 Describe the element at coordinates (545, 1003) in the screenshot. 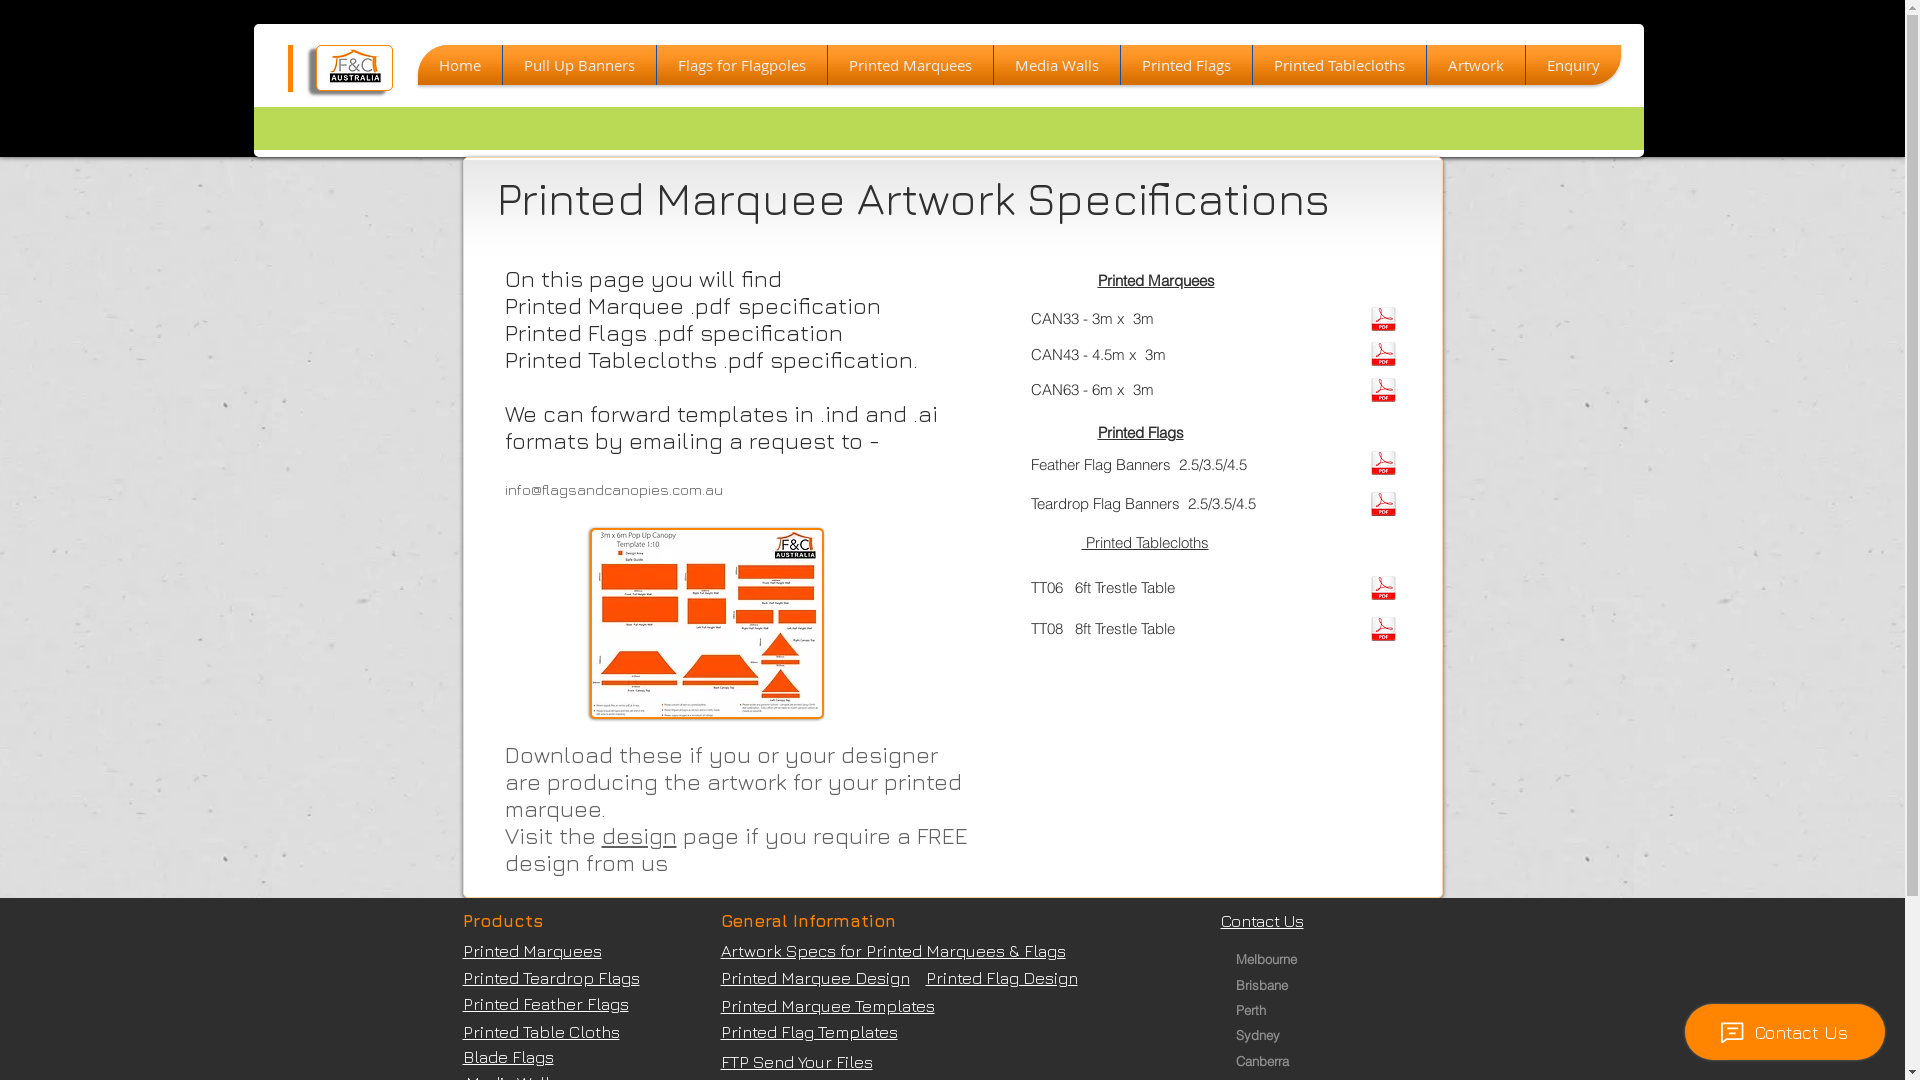

I see `'Printed Feather Flags'` at that location.